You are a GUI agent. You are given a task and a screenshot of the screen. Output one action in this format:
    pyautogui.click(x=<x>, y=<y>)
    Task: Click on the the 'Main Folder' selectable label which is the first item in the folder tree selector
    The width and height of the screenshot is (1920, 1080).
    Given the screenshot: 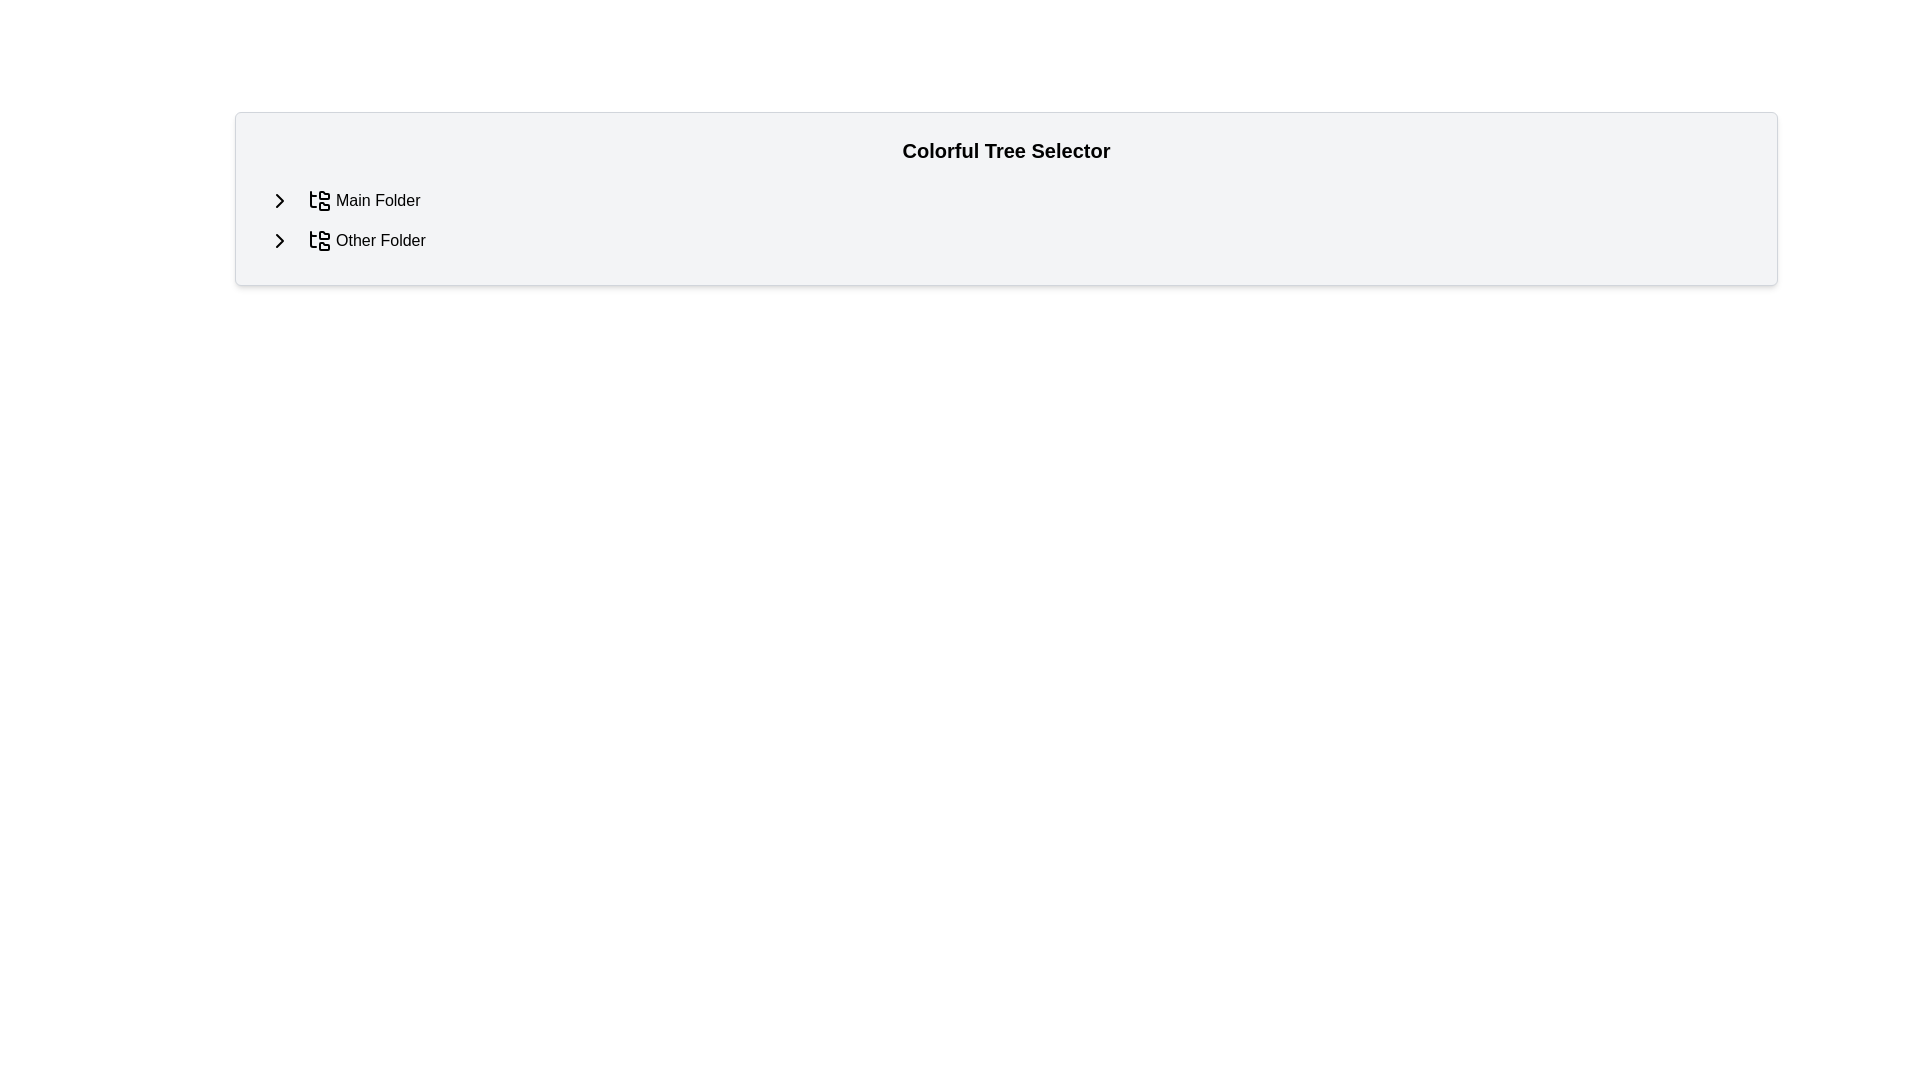 What is the action you would take?
    pyautogui.click(x=364, y=200)
    